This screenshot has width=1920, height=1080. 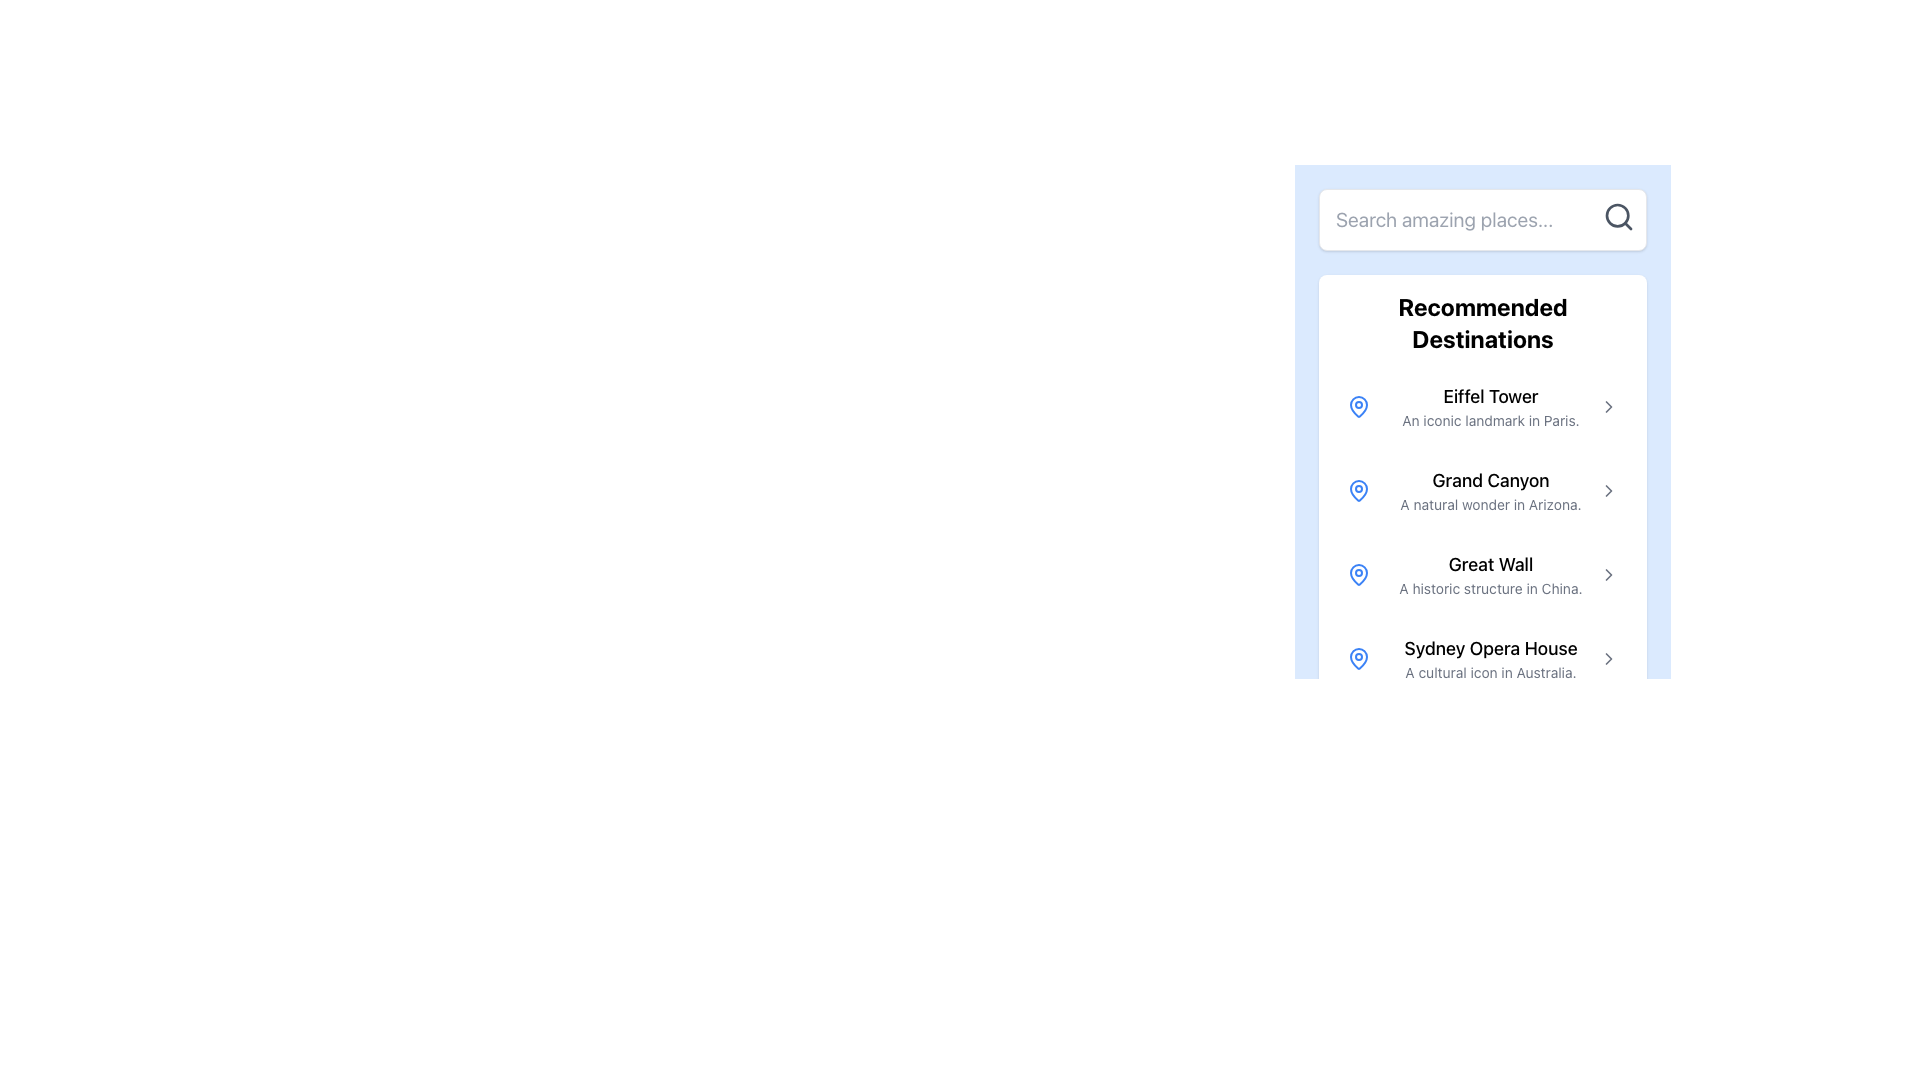 I want to click on the 'Recommended Destinations' list item for the Grand Canyon, so click(x=1483, y=490).